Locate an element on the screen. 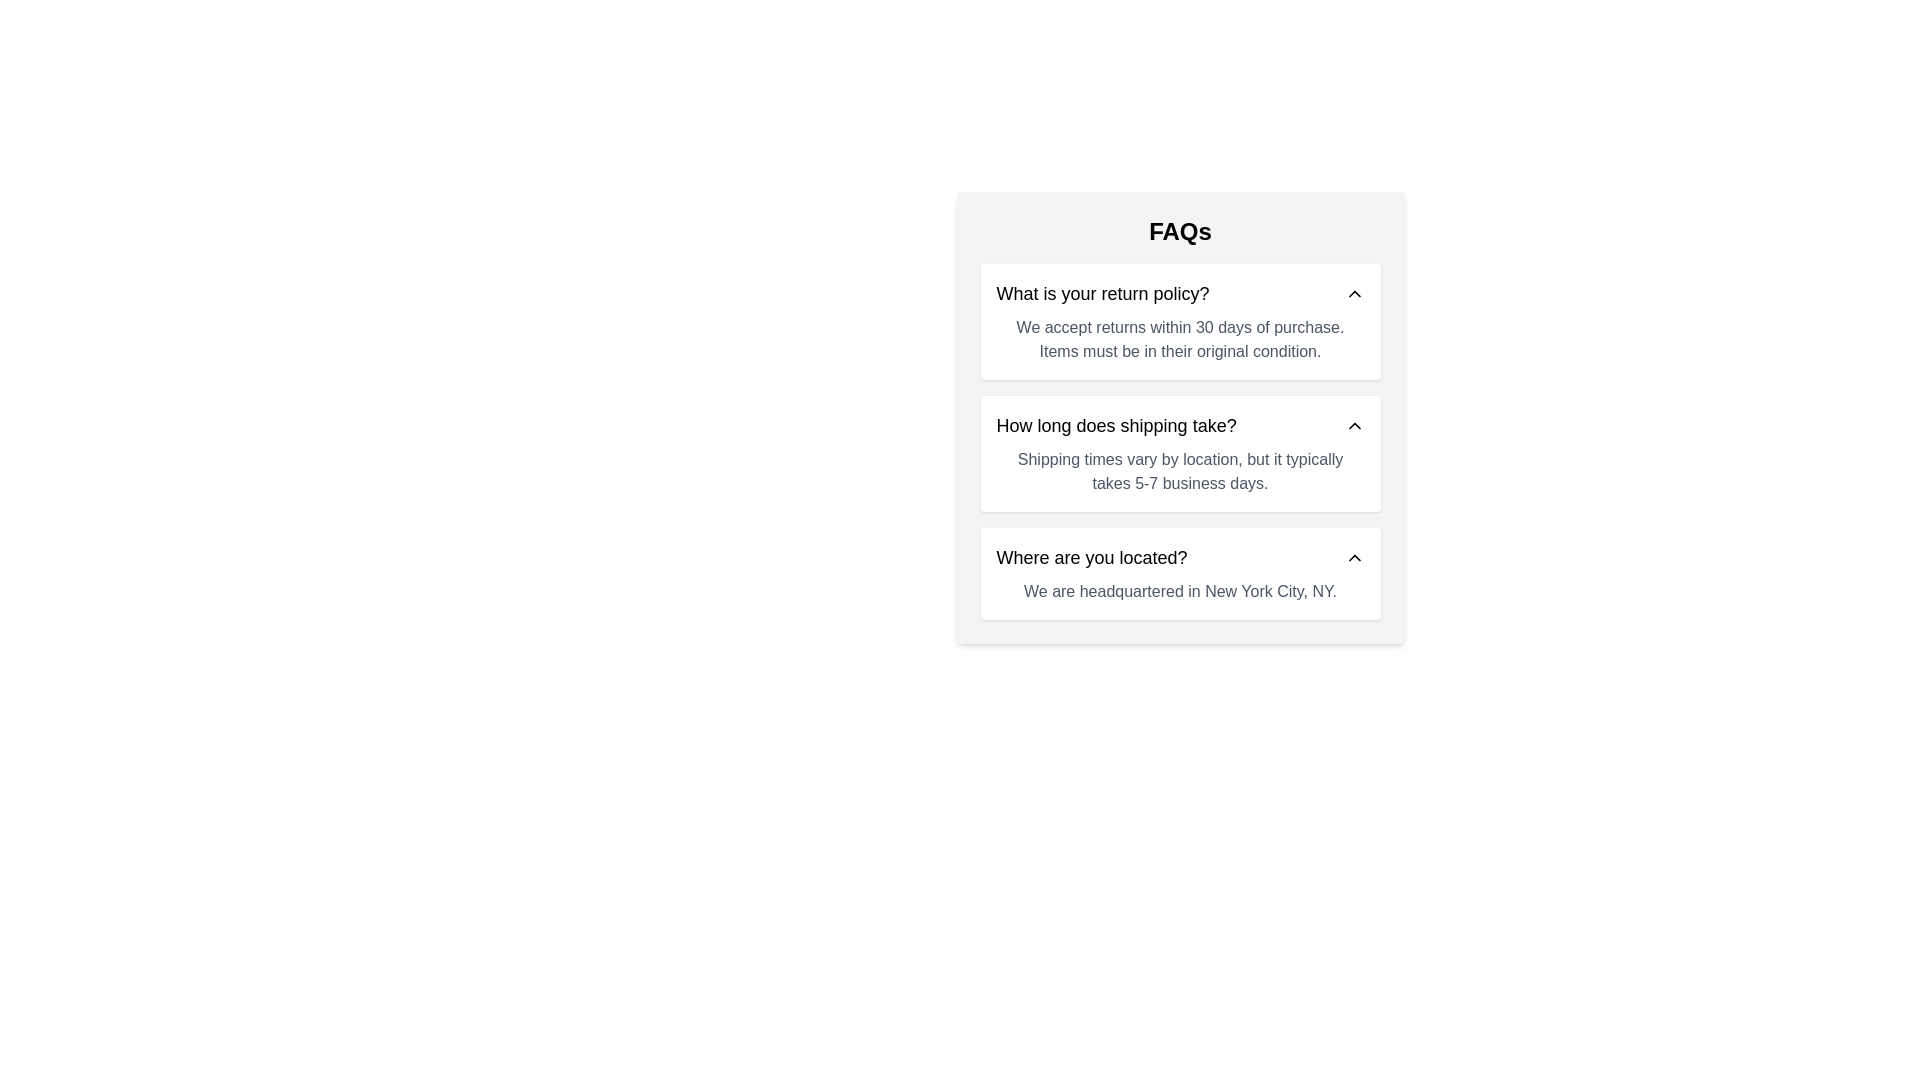 The width and height of the screenshot is (1920, 1080). the Text heading element located at the top of the FAQ section, which serves as a header for the return policy details is located at coordinates (1102, 293).